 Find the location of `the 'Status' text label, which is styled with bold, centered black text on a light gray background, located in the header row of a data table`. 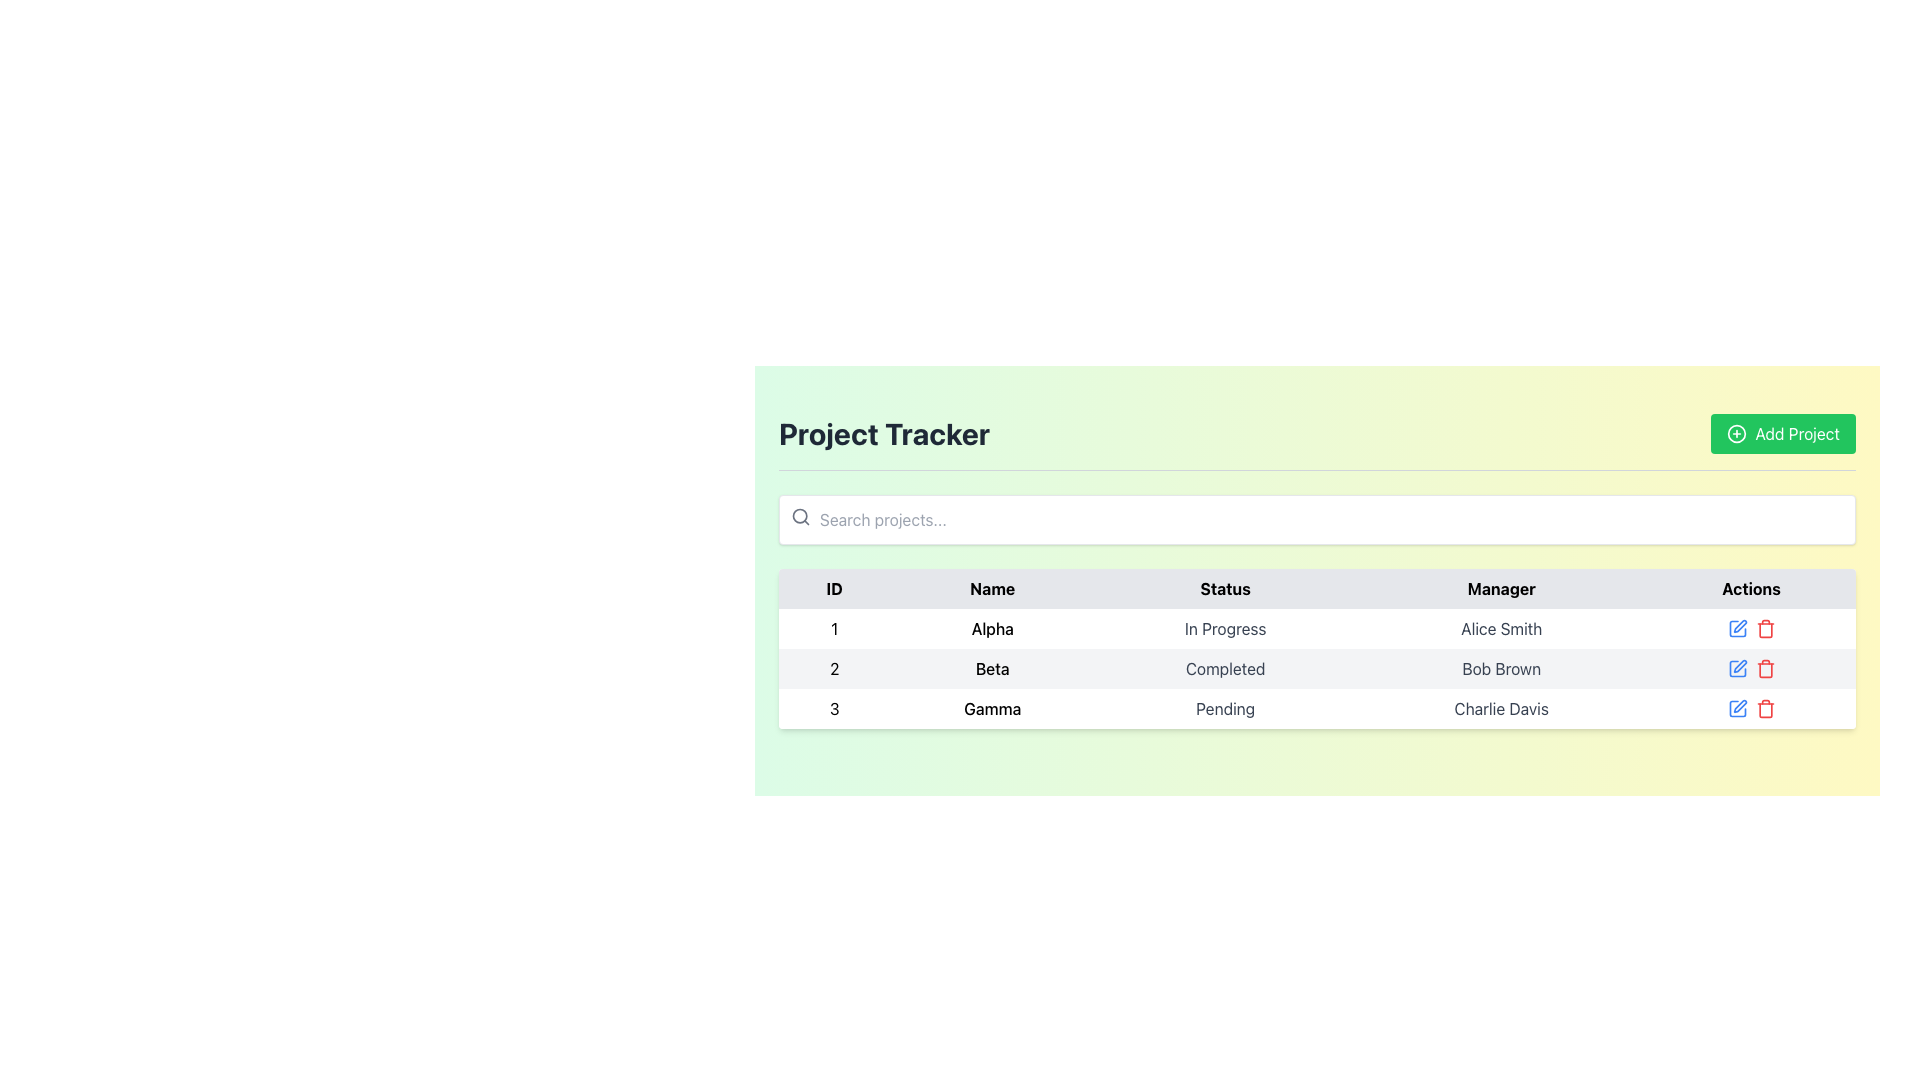

the 'Status' text label, which is styled with bold, centered black text on a light gray background, located in the header row of a data table is located at coordinates (1224, 588).